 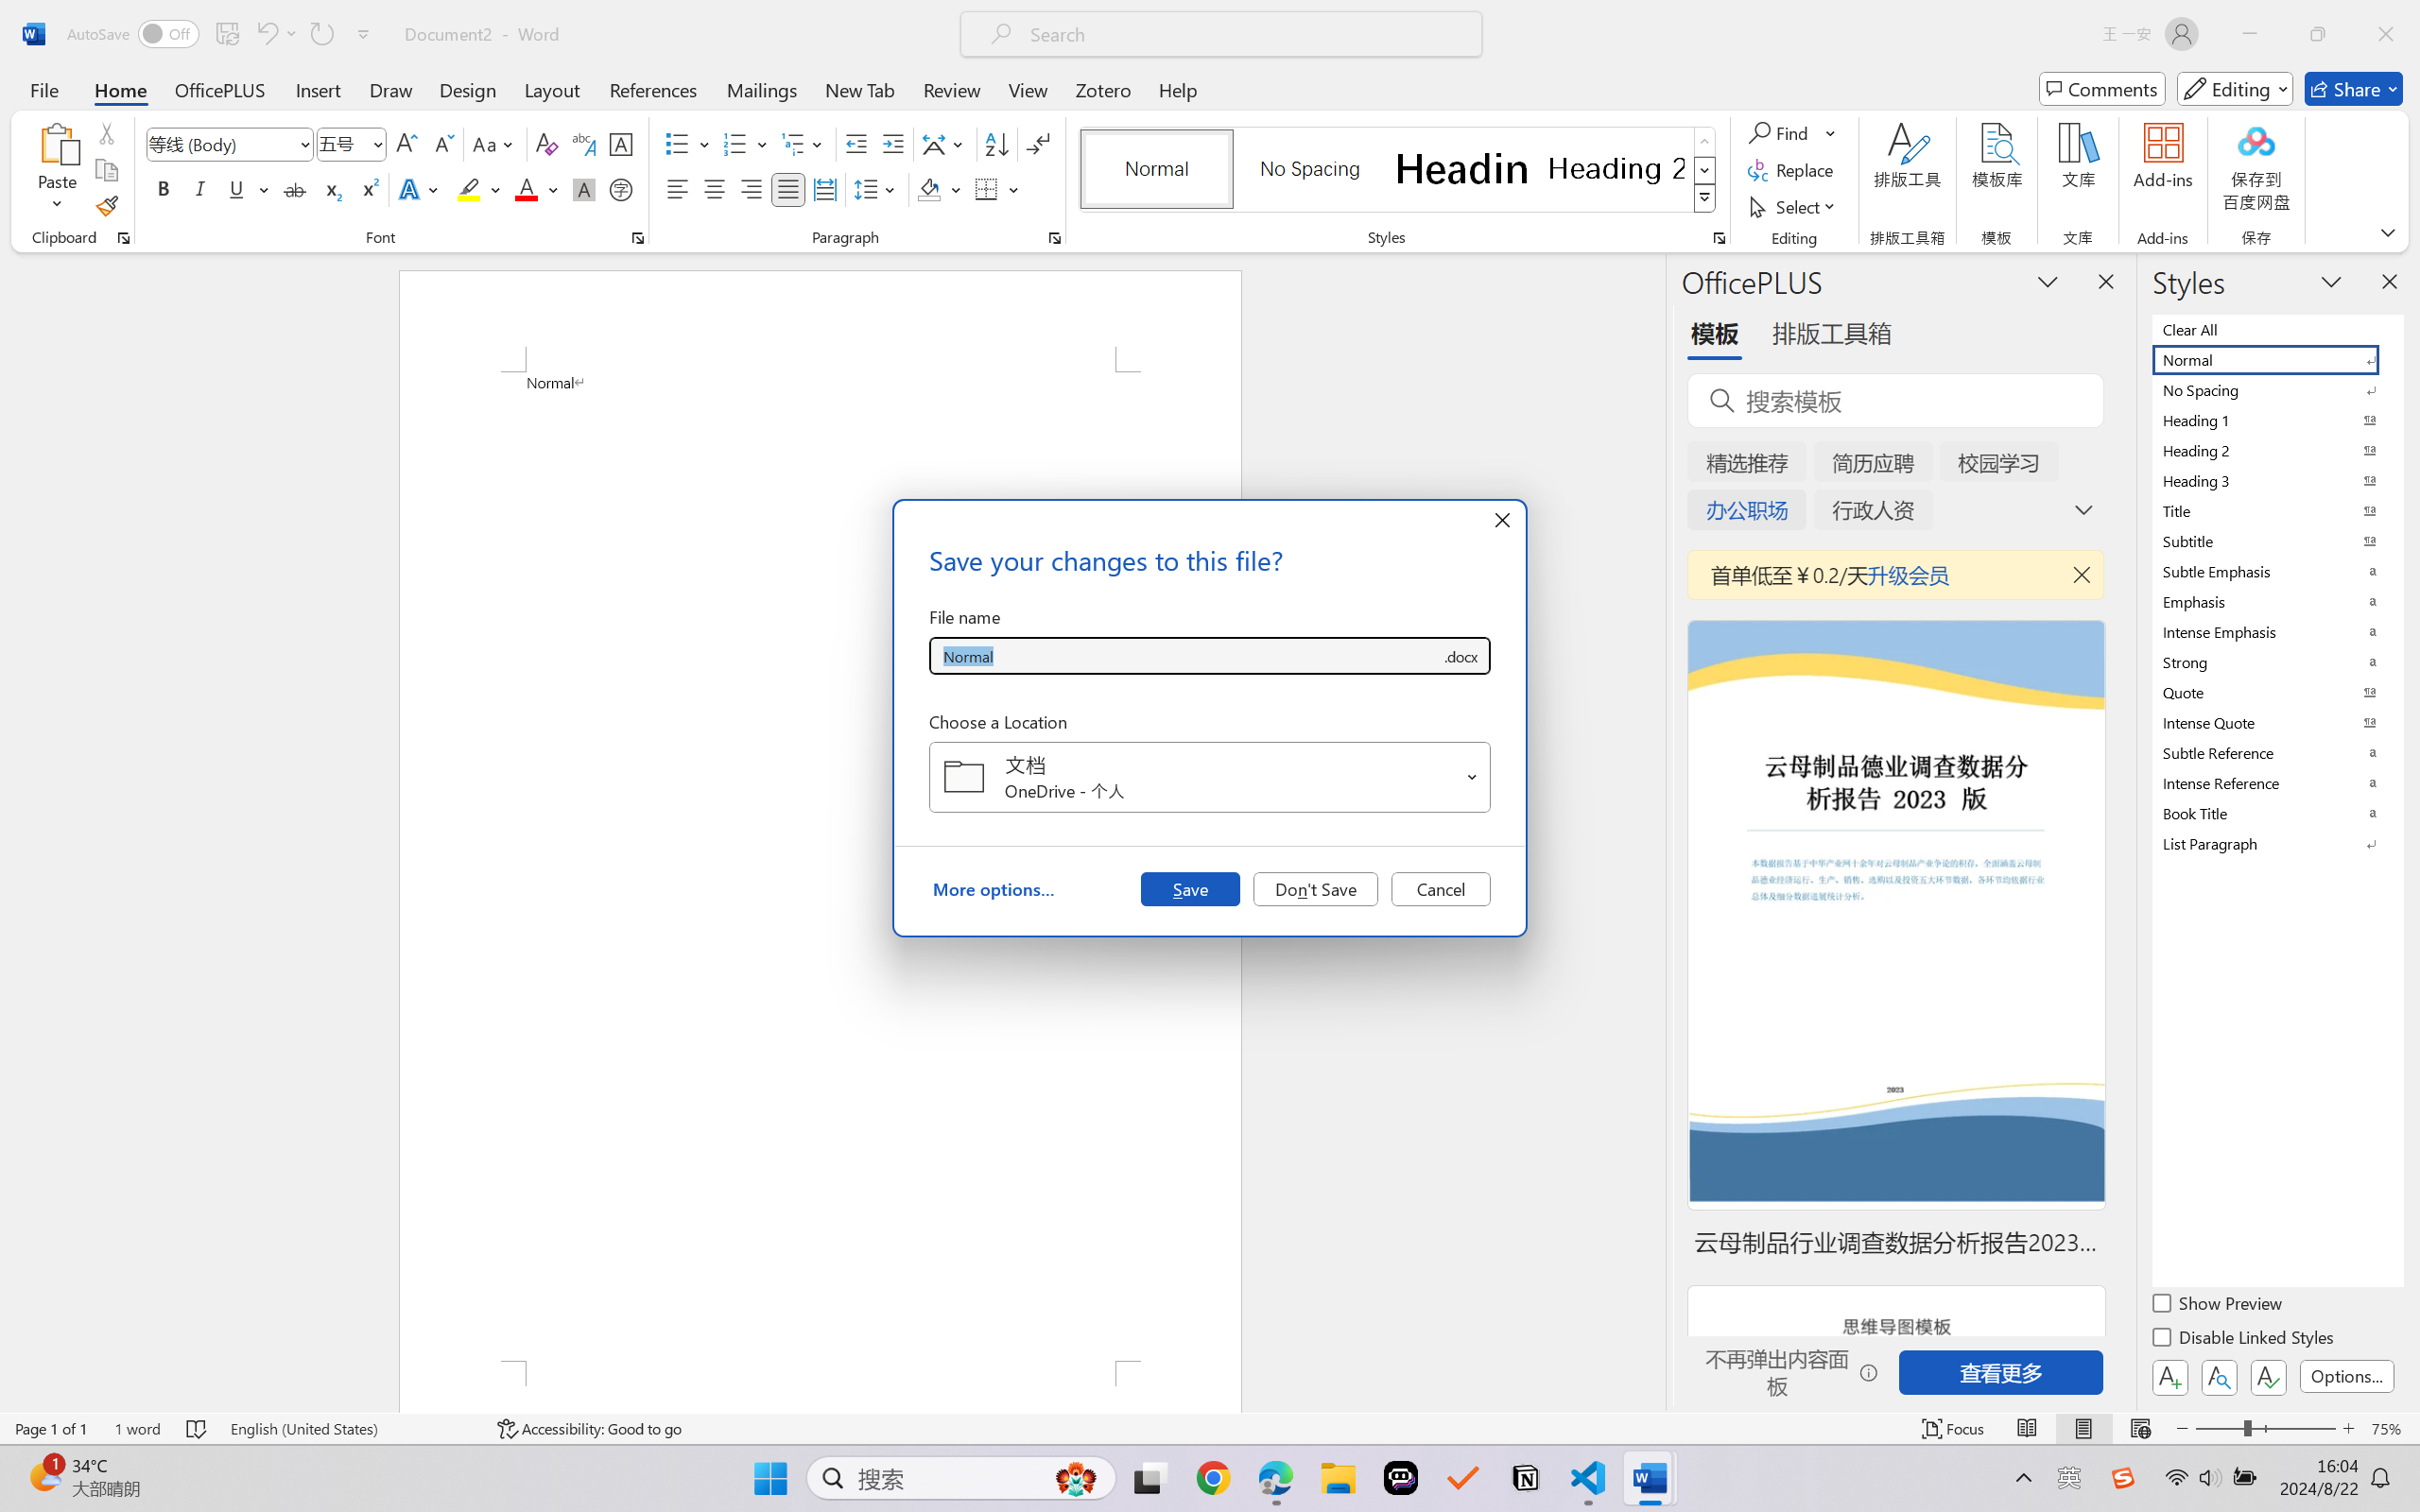 I want to click on 'Layout', so click(x=550, y=88).